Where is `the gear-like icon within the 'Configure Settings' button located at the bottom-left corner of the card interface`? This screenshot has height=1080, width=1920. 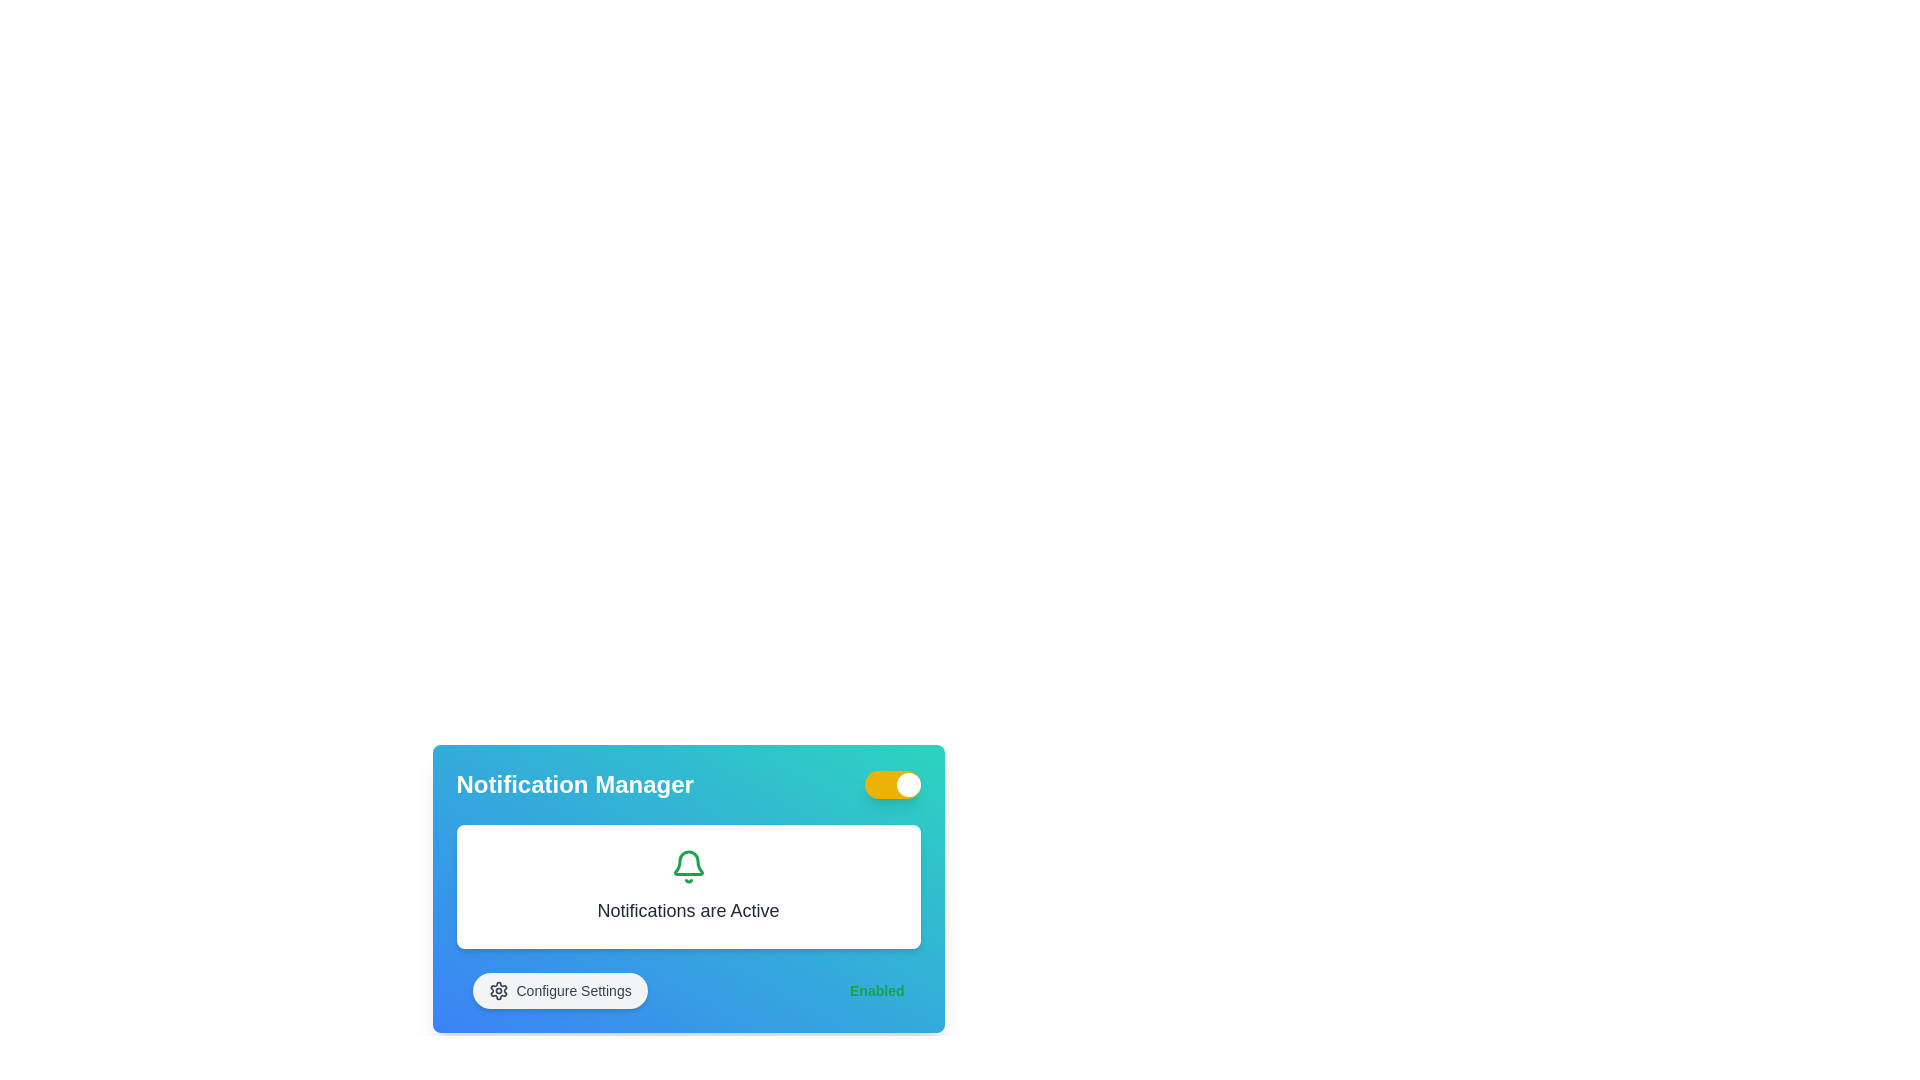 the gear-like icon within the 'Configure Settings' button located at the bottom-left corner of the card interface is located at coordinates (498, 991).